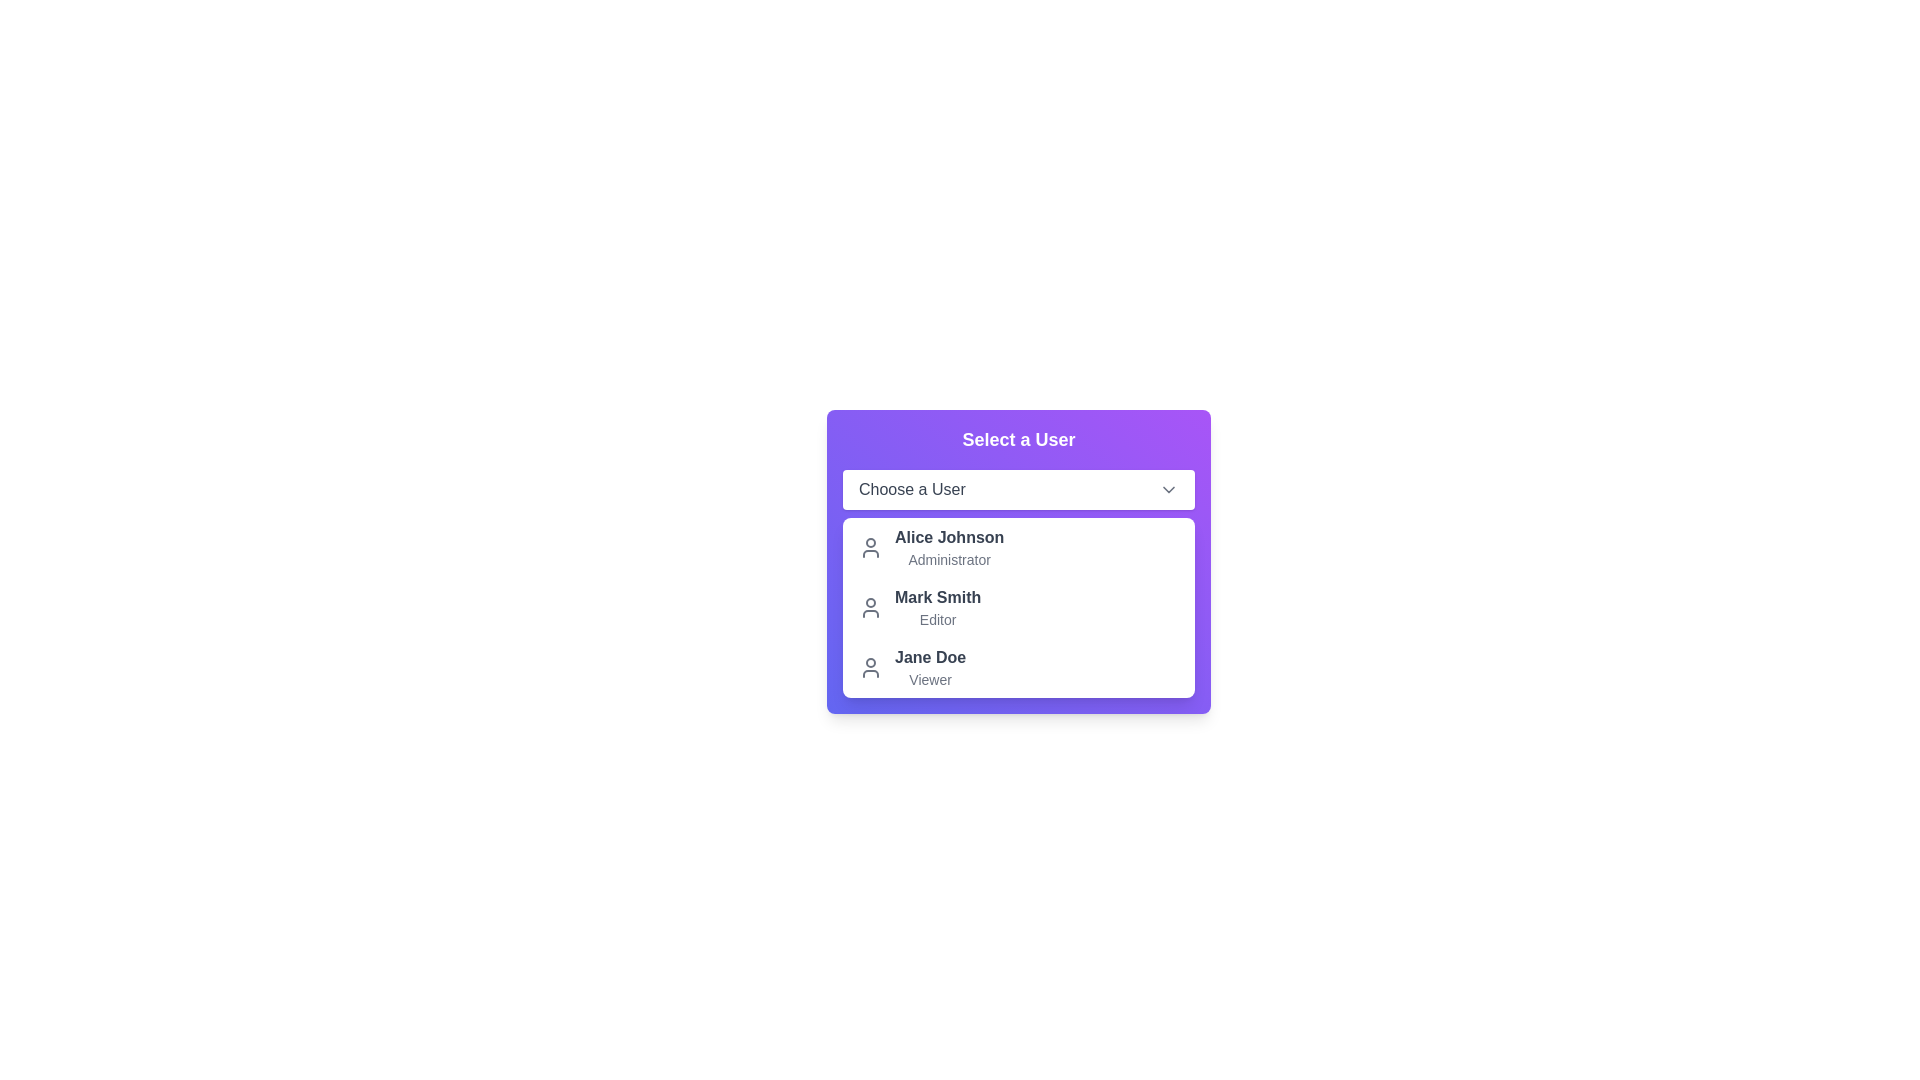 Image resolution: width=1920 pixels, height=1080 pixels. What do you see at coordinates (929, 678) in the screenshot?
I see `the 'Viewer' text label, which is a smaller gray text located beneath 'Jane Doe' in the dropdown-style selection box` at bounding box center [929, 678].